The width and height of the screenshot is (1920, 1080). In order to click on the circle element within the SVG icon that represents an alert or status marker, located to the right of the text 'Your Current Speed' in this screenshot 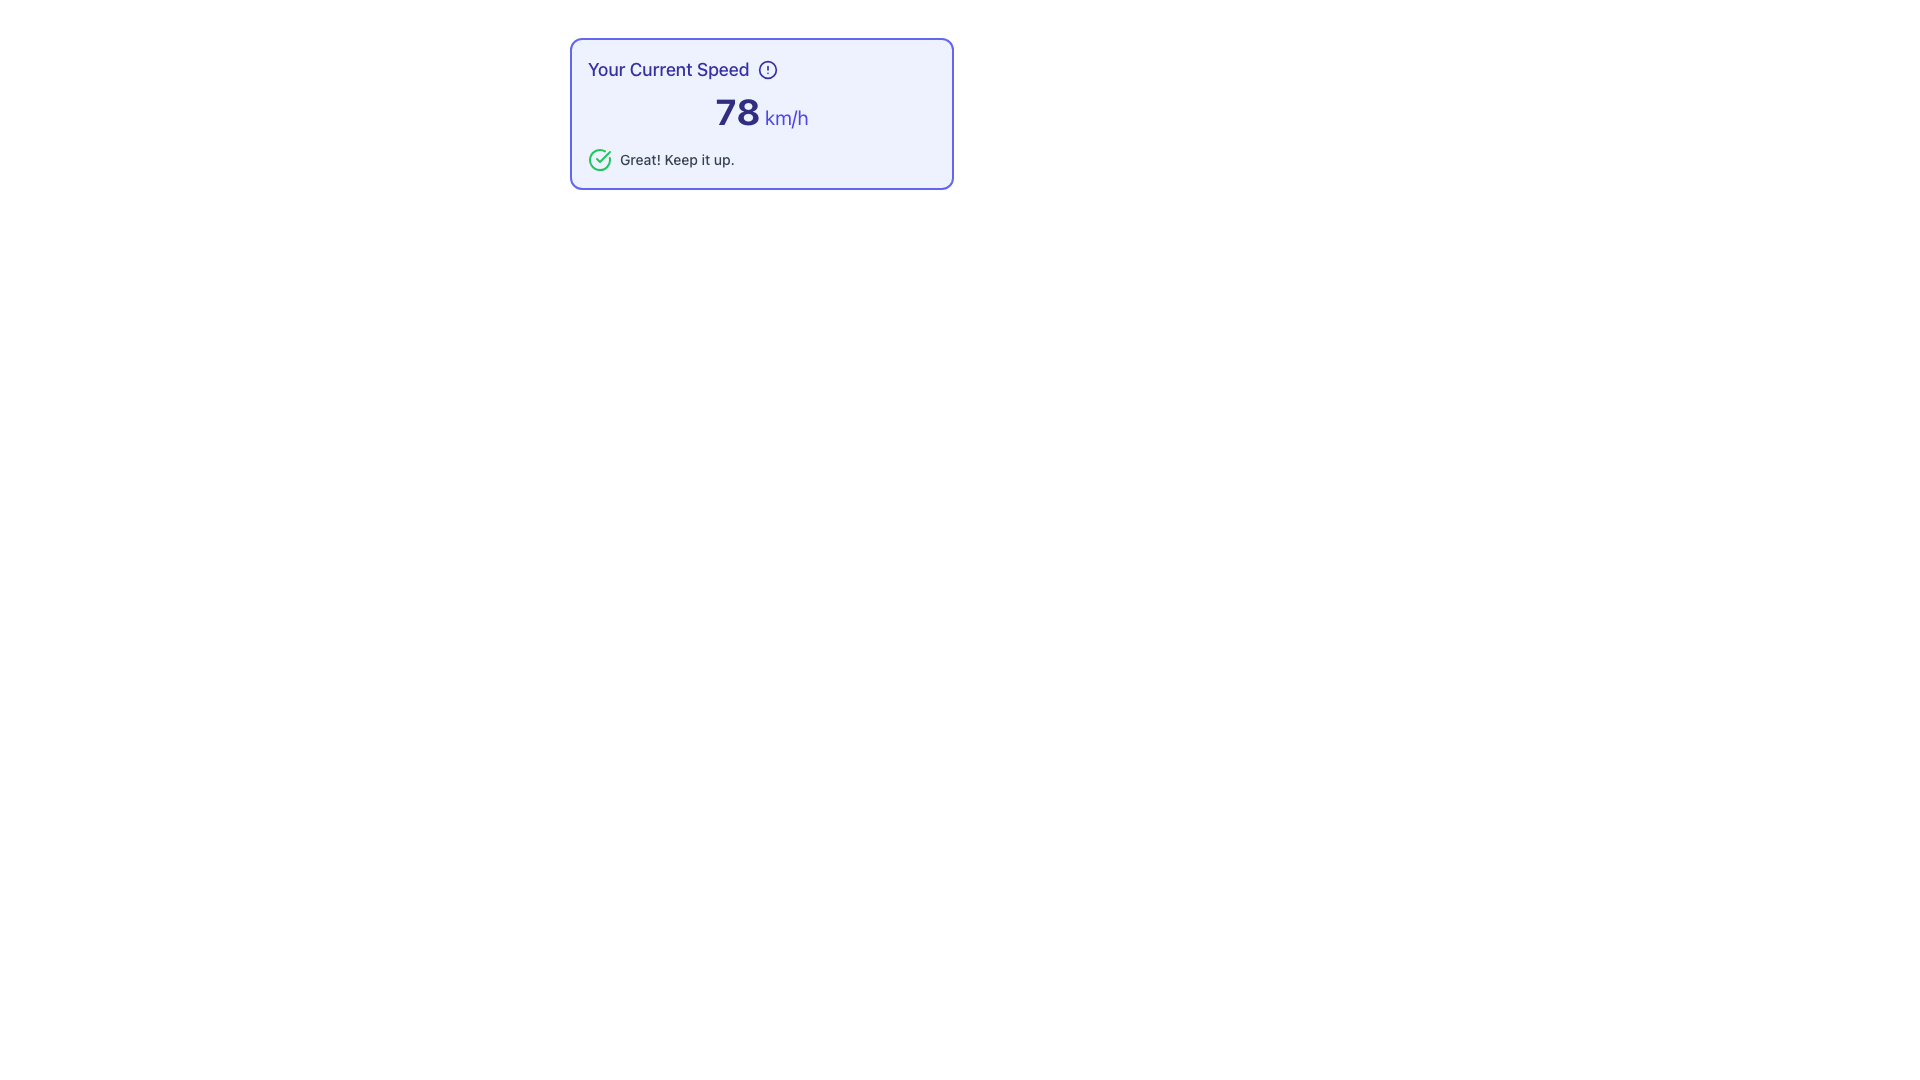, I will do `click(766, 68)`.